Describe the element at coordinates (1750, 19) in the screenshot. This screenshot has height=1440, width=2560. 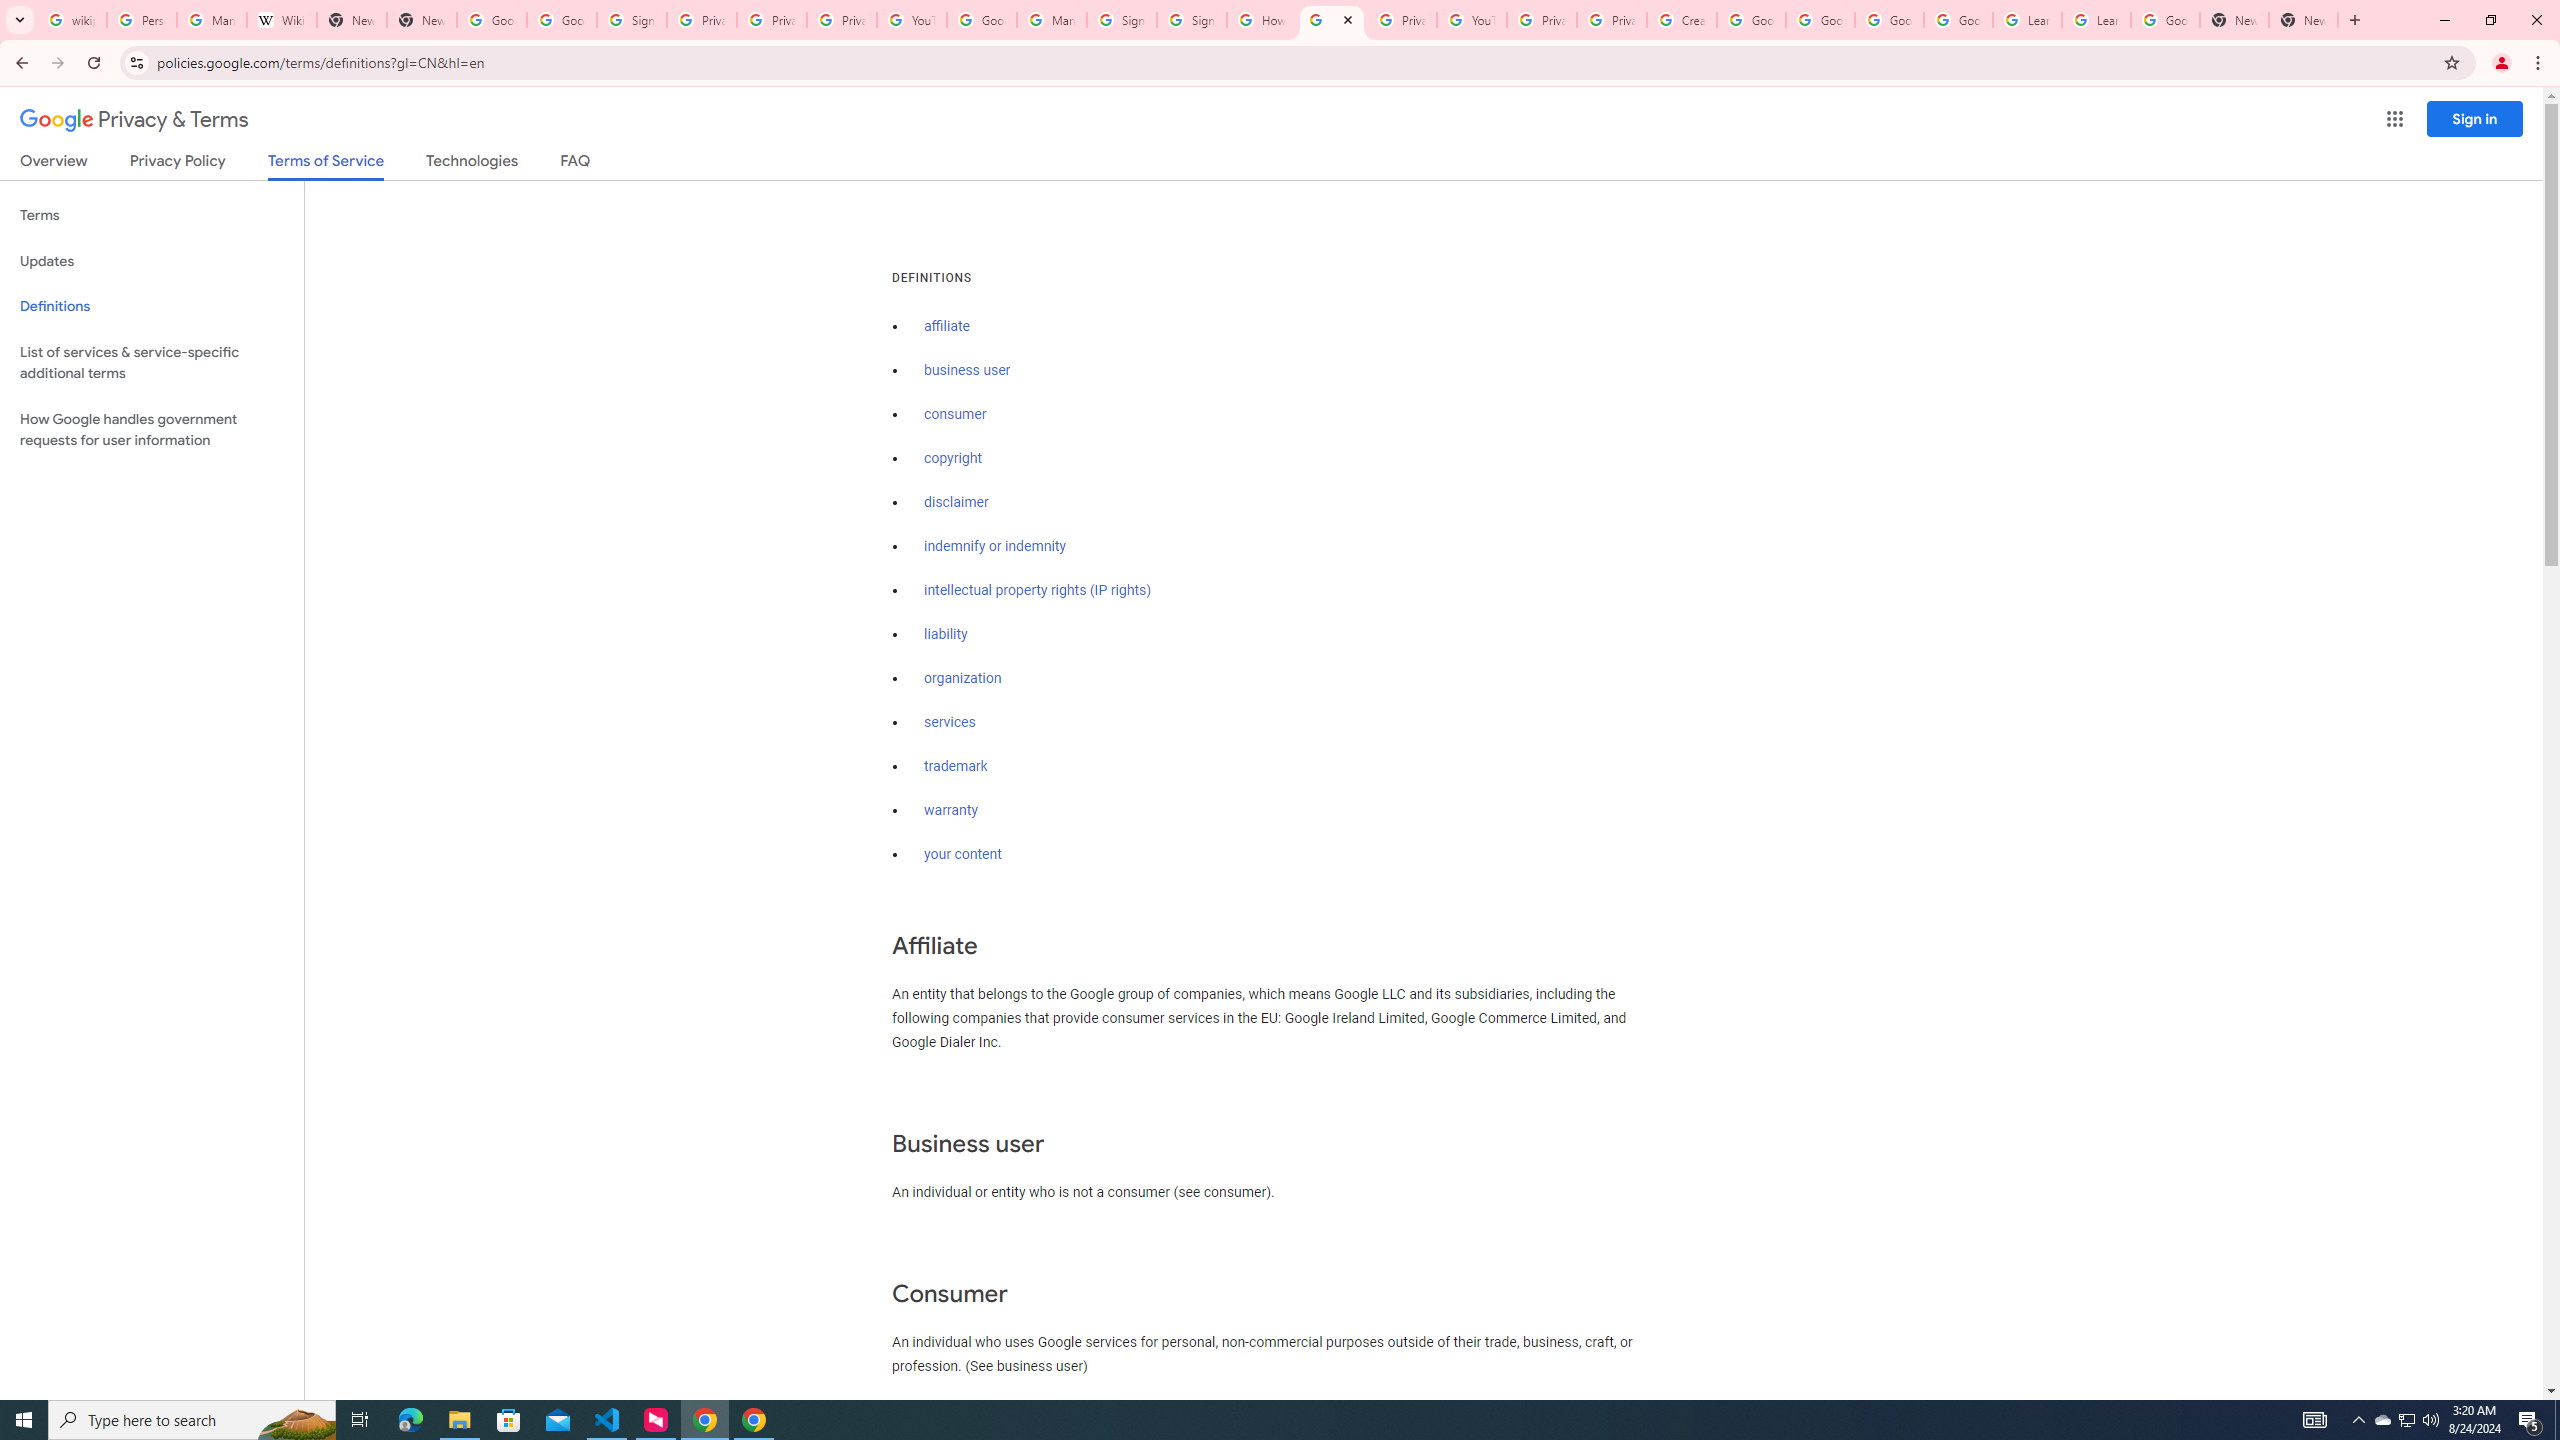
I see `'Google Account Help'` at that location.